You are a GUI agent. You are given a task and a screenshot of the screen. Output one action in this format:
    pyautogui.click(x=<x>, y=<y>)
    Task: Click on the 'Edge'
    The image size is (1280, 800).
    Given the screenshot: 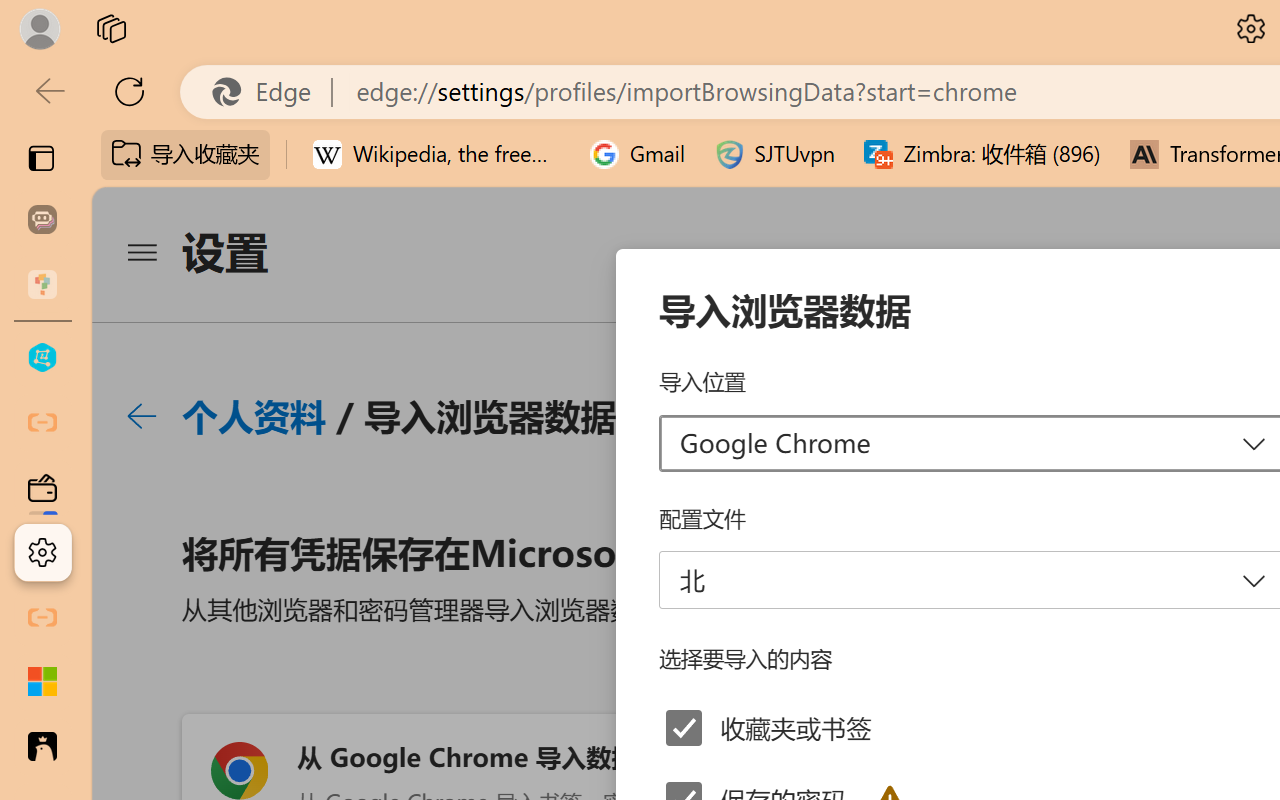 What is the action you would take?
    pyautogui.click(x=269, y=91)
    